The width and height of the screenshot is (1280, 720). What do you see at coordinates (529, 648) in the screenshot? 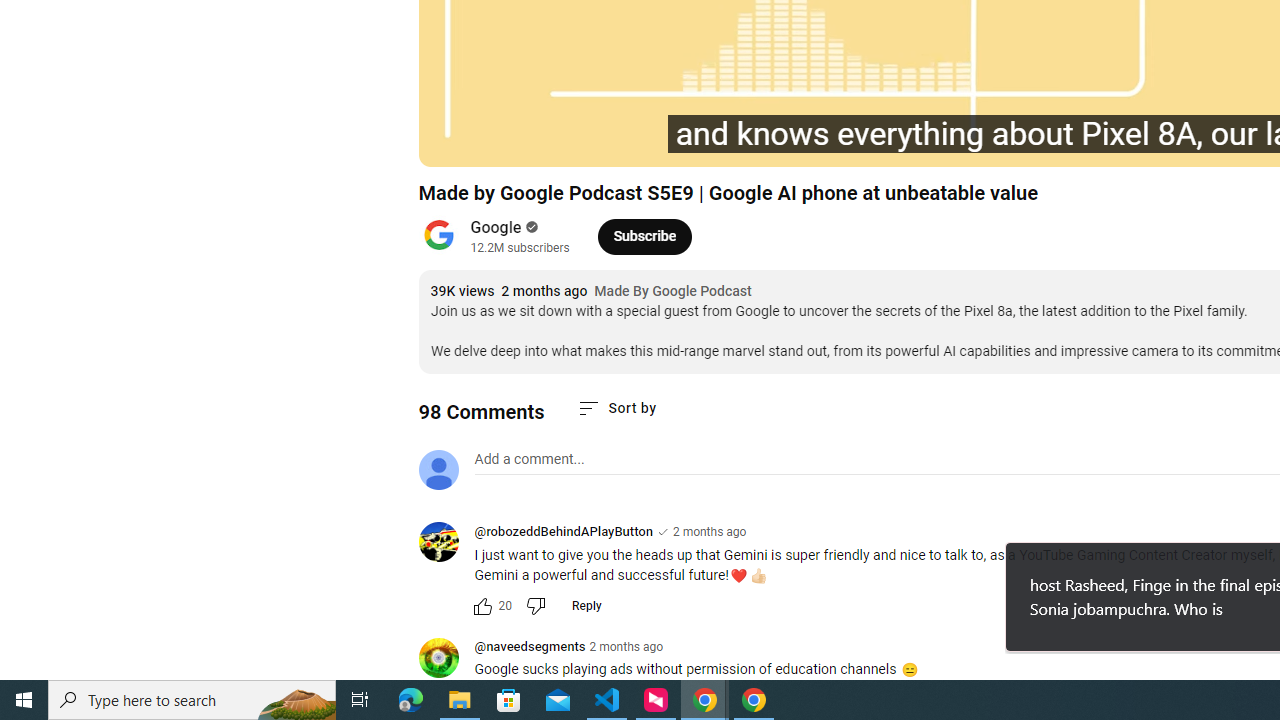
I see `'@naveedsegments'` at bounding box center [529, 648].